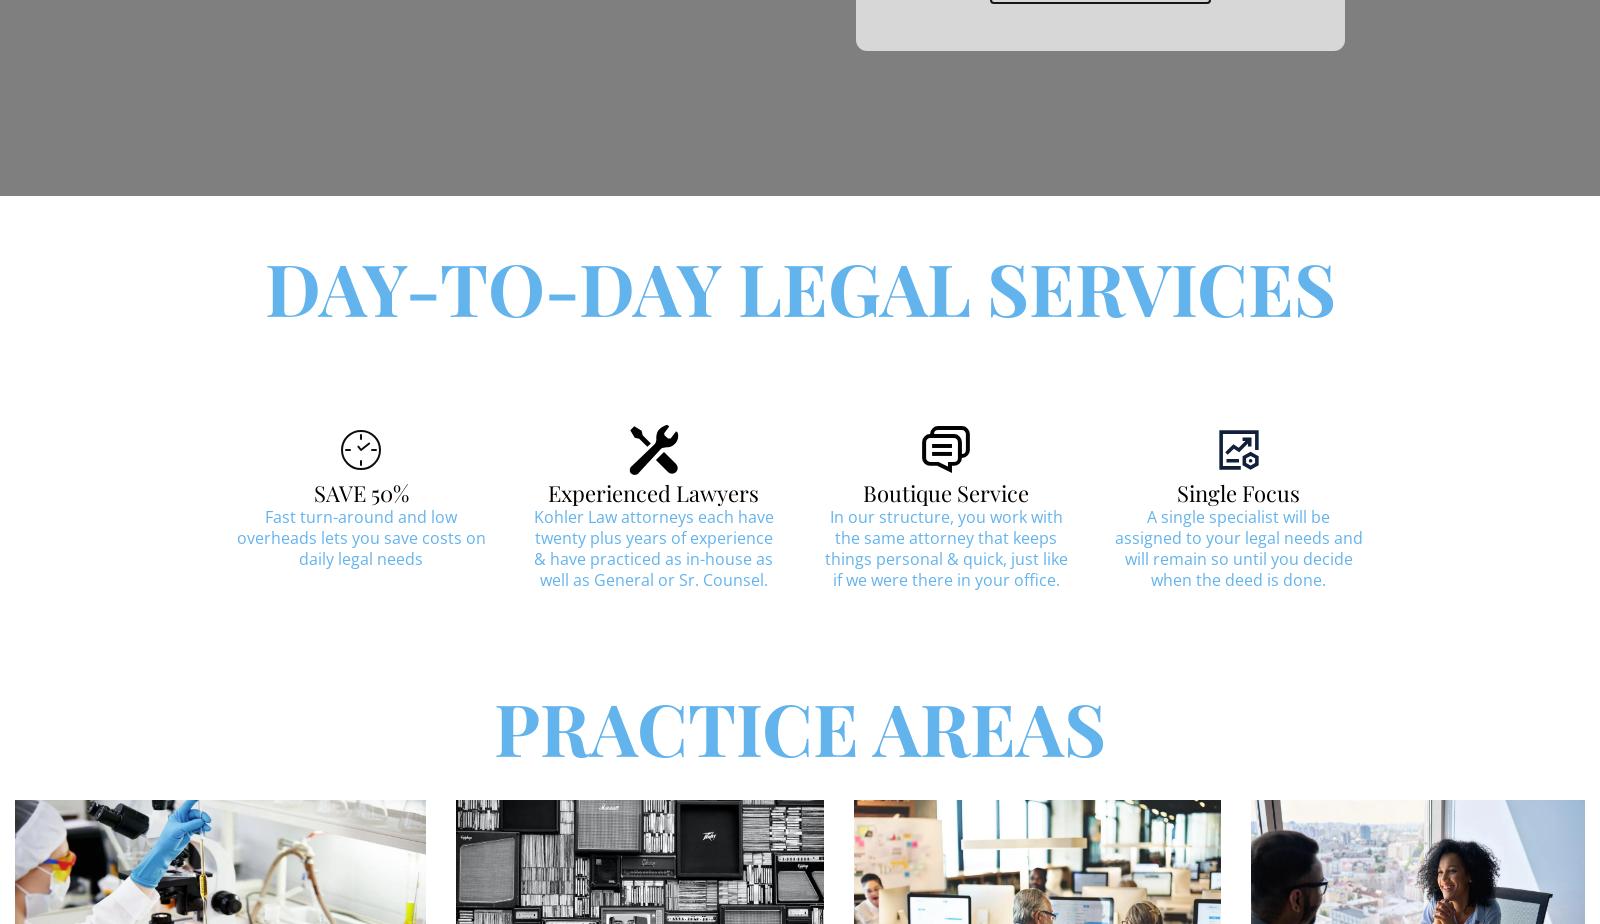 Image resolution: width=1600 pixels, height=924 pixels. Describe the element at coordinates (653, 491) in the screenshot. I see `'Experienced Lawyers'` at that location.